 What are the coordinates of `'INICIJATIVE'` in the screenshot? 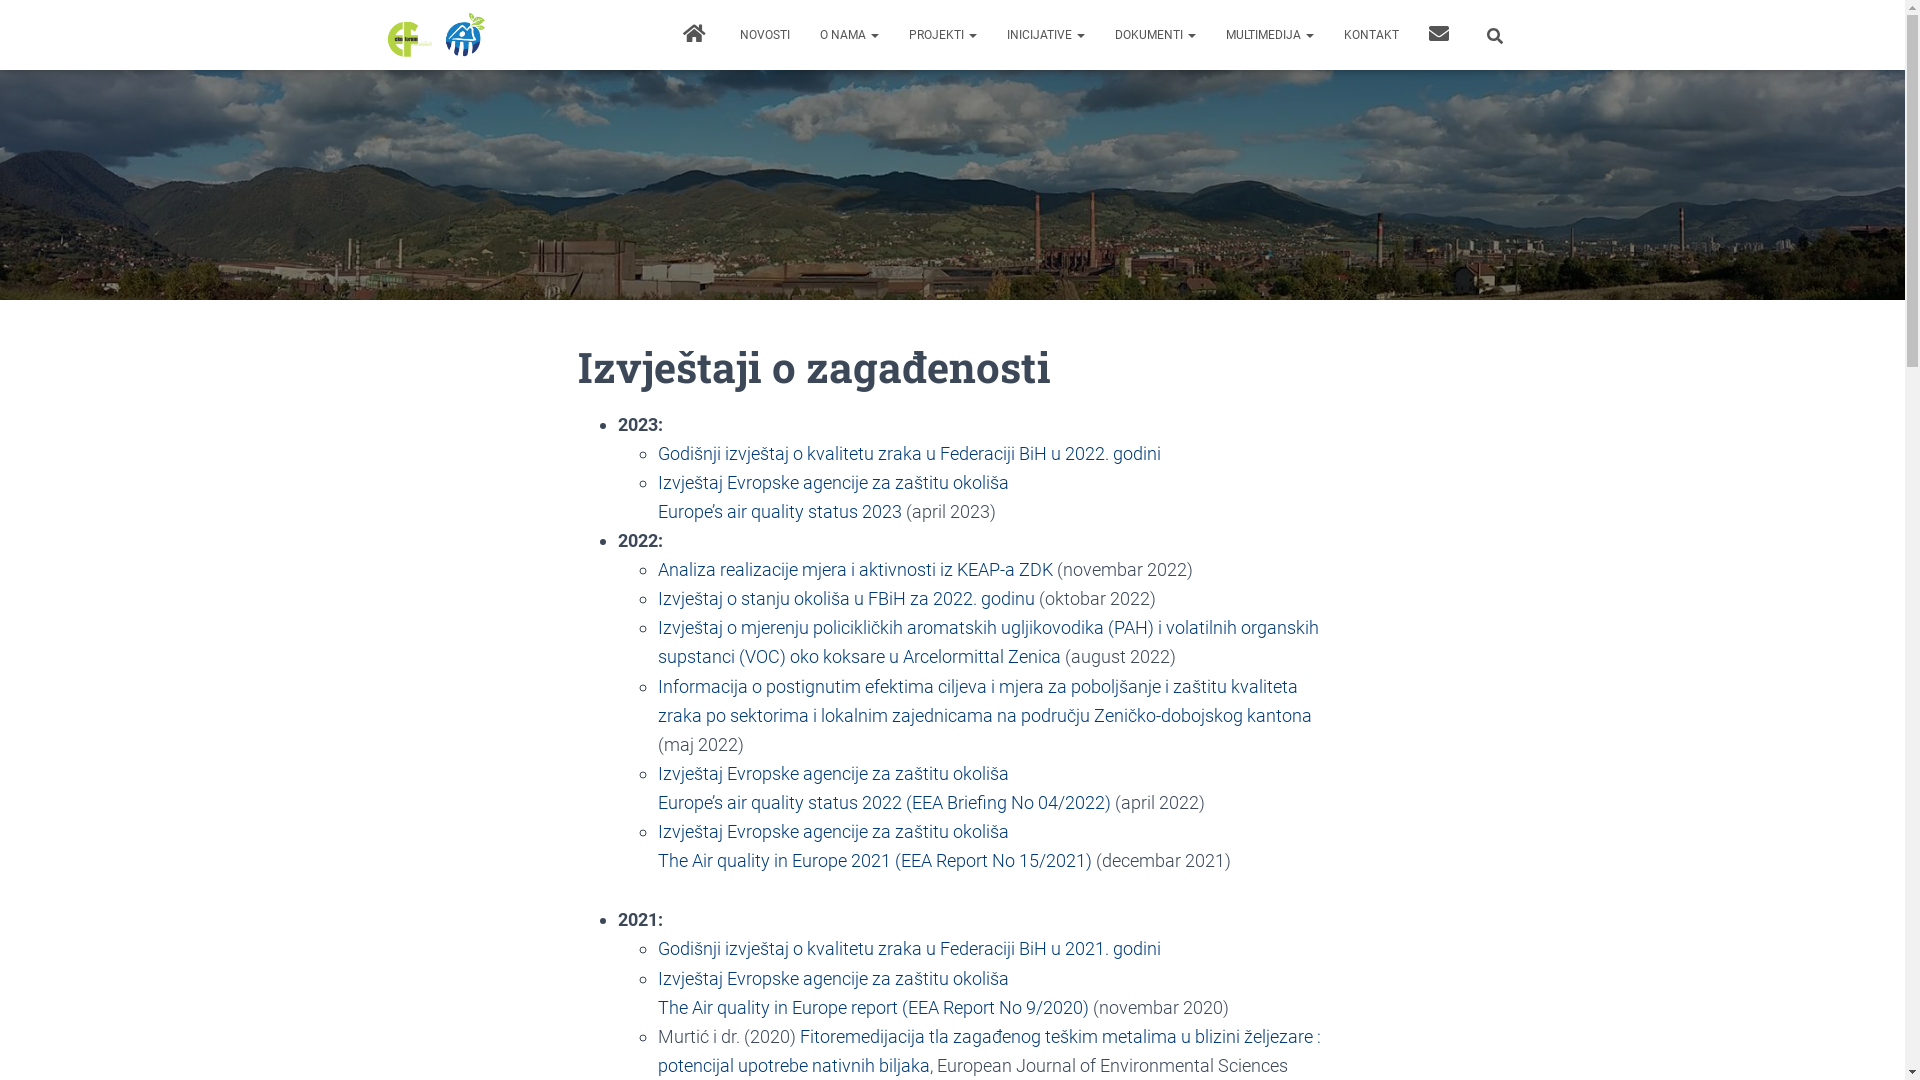 It's located at (1045, 34).